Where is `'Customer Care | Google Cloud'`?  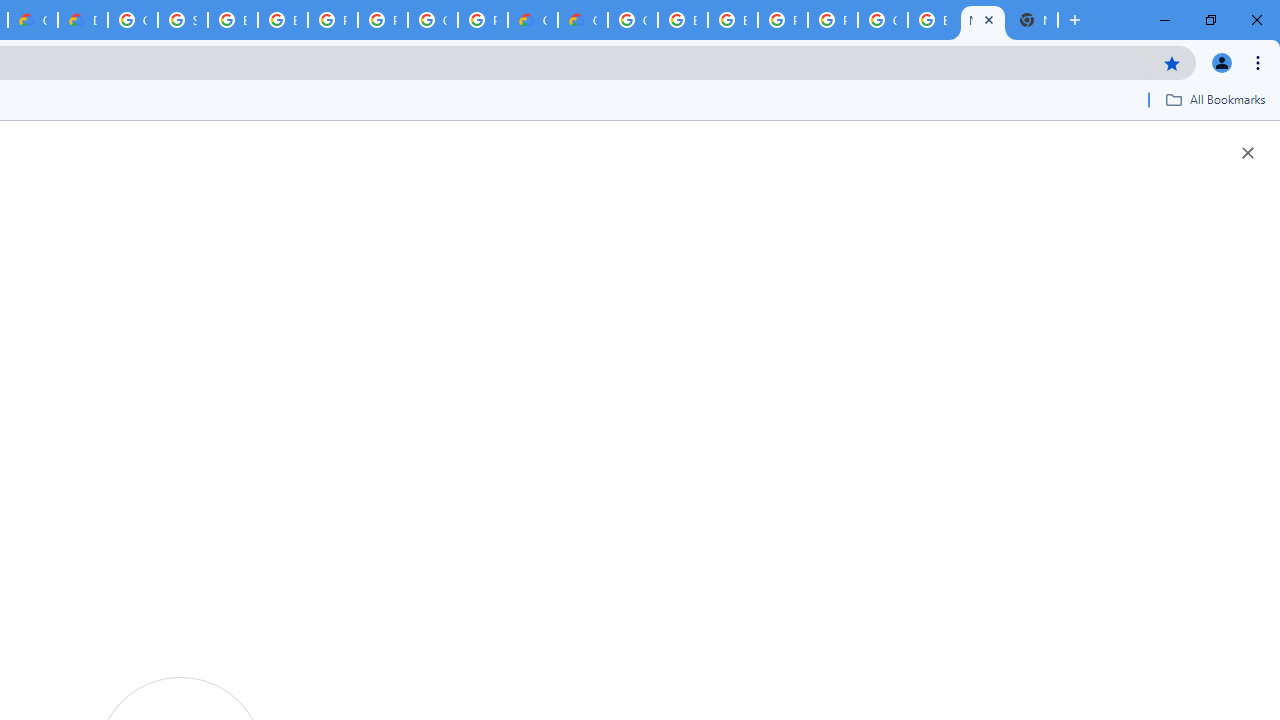
'Customer Care | Google Cloud' is located at coordinates (533, 20).